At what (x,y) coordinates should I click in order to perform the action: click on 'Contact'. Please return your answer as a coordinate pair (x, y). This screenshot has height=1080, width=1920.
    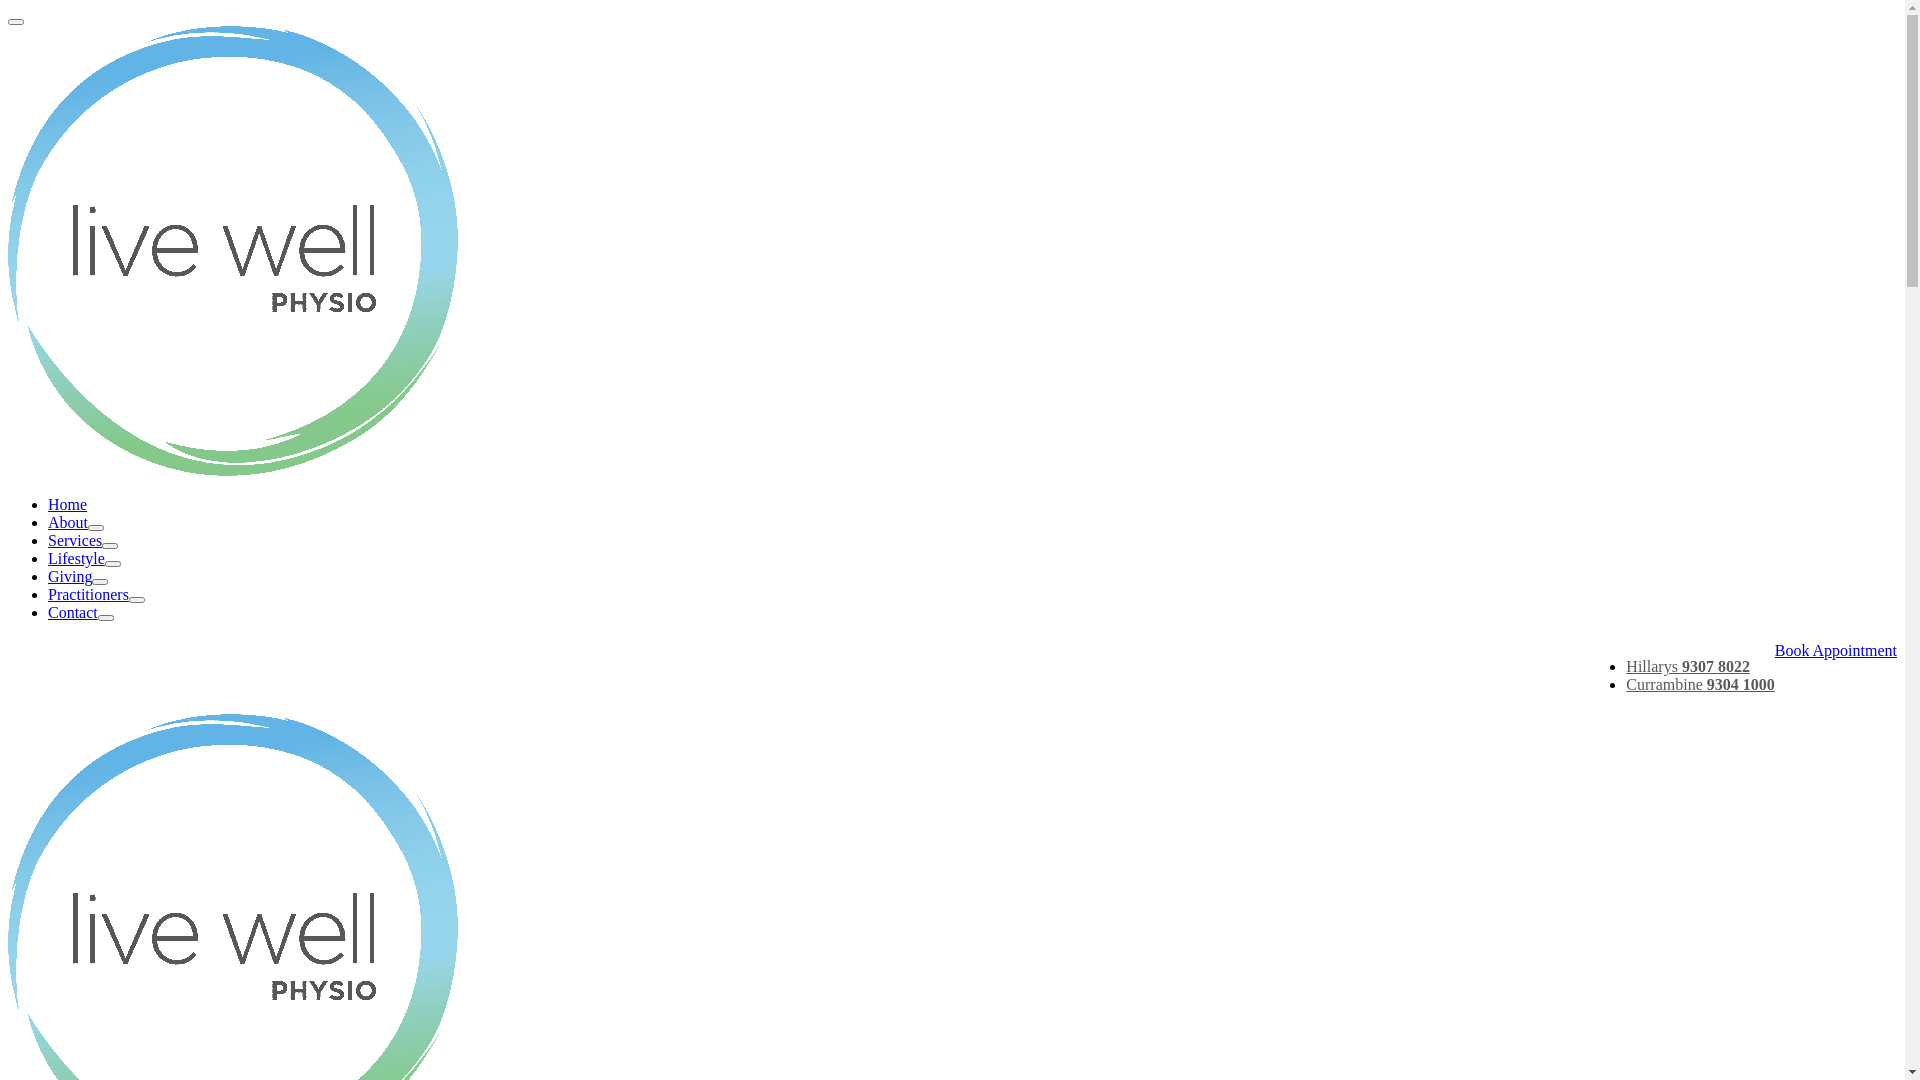
    Looking at the image, I should click on (80, 611).